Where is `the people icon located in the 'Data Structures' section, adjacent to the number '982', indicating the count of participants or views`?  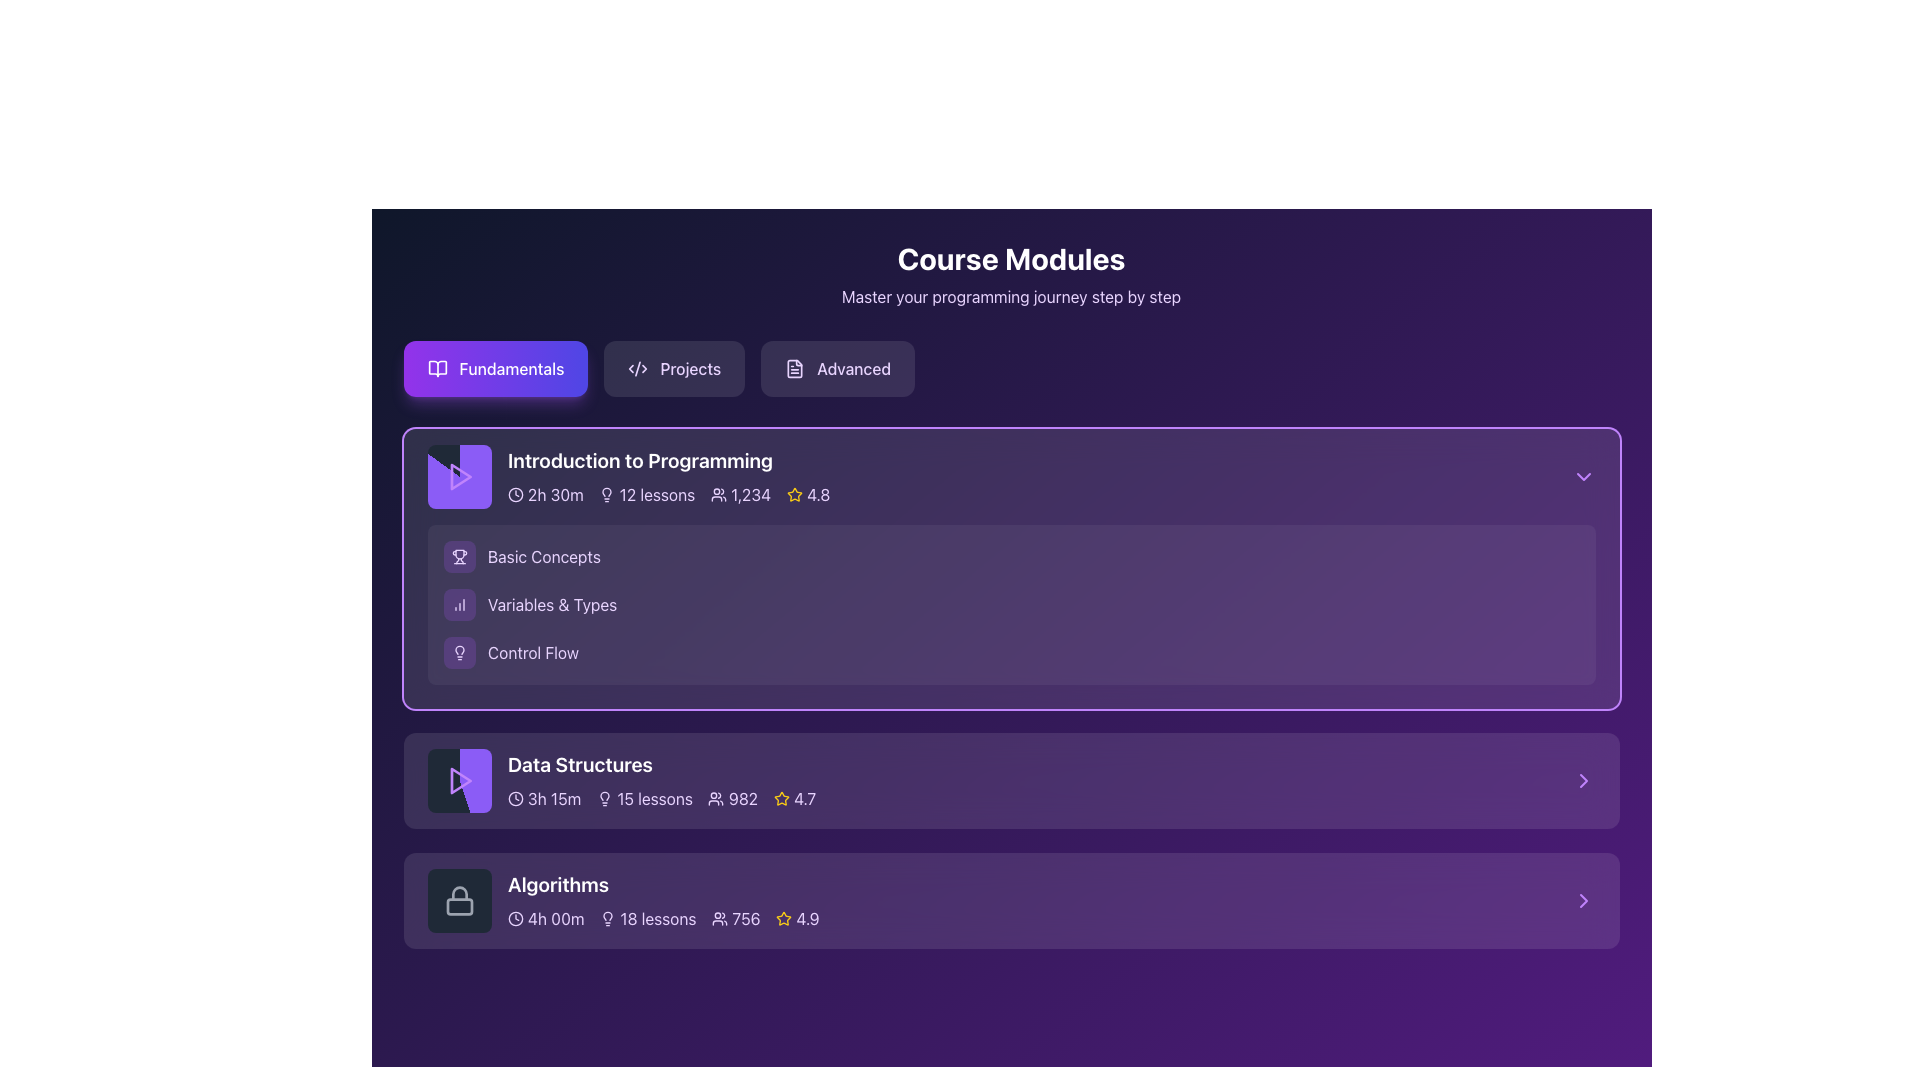 the people icon located in the 'Data Structures' section, adjacent to the number '982', indicating the count of participants or views is located at coordinates (716, 797).